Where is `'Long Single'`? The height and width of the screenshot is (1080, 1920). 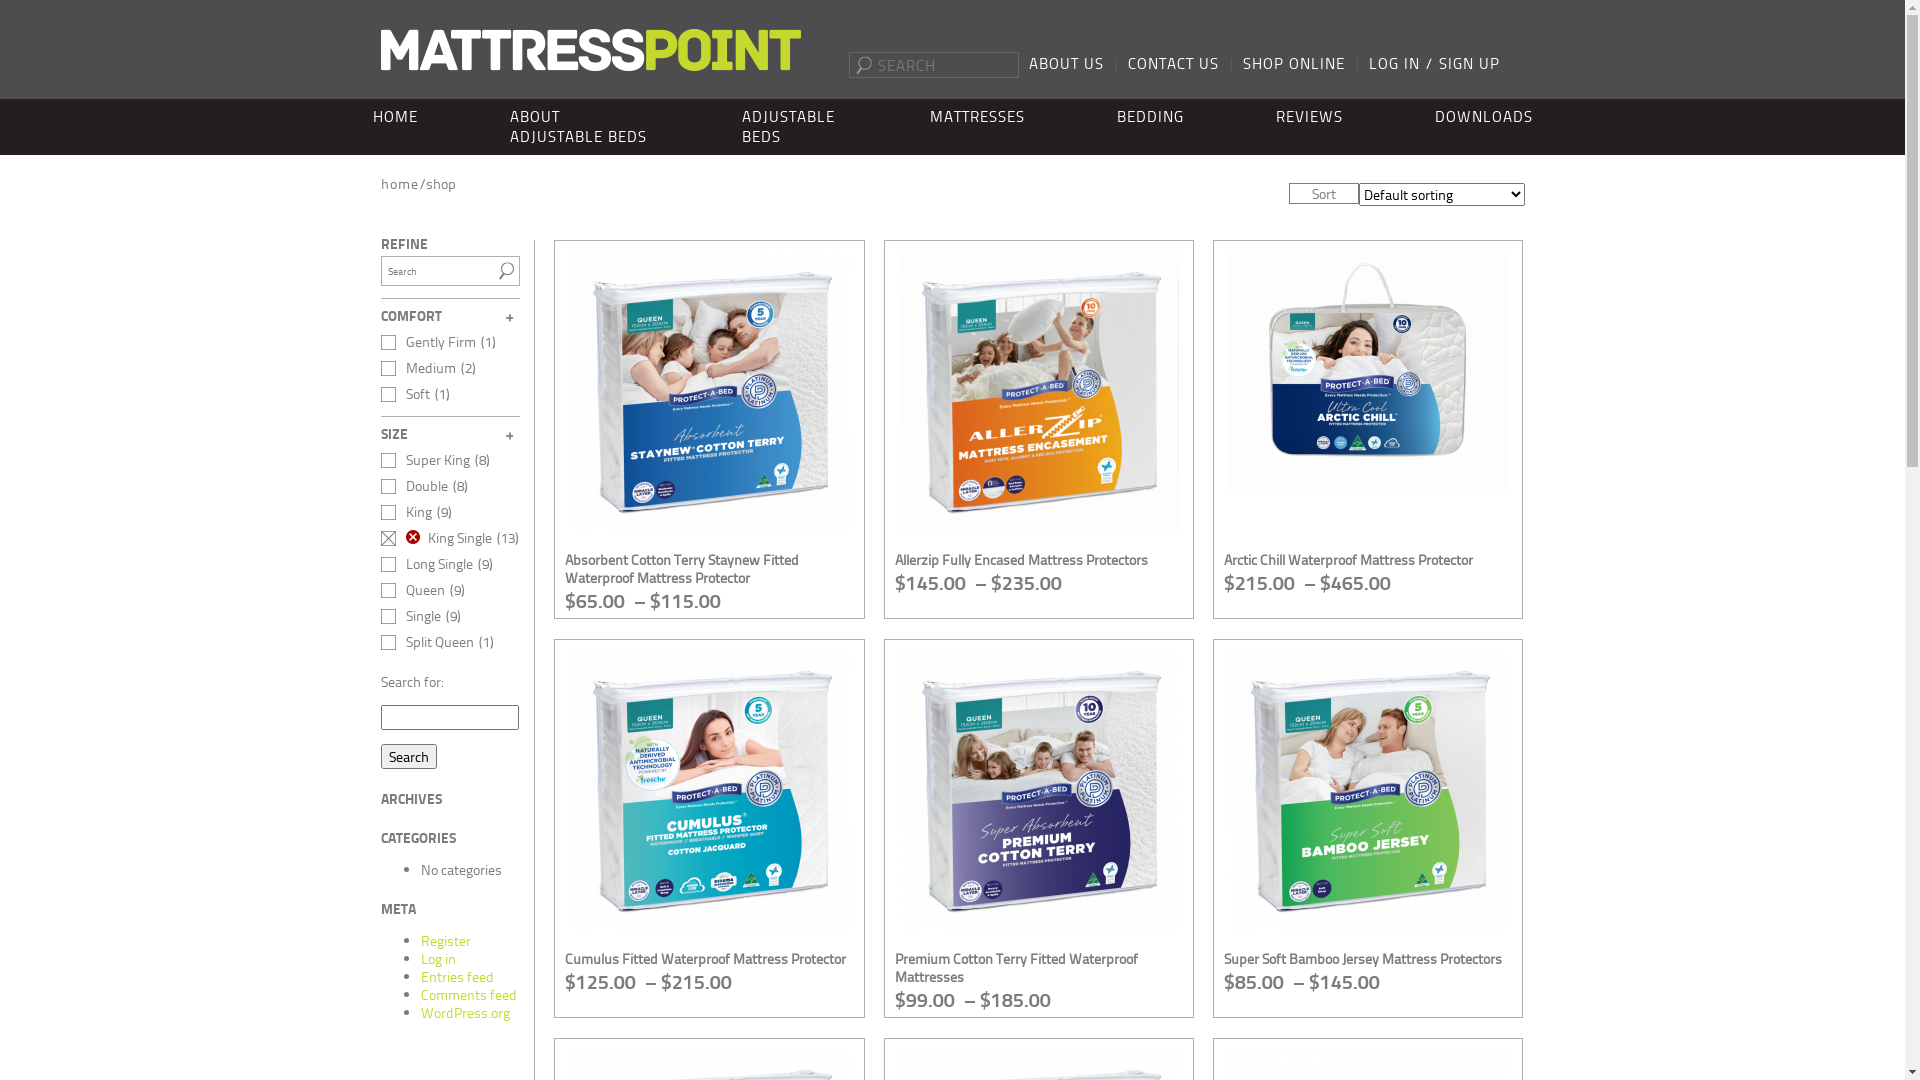 'Long Single' is located at coordinates (379, 563).